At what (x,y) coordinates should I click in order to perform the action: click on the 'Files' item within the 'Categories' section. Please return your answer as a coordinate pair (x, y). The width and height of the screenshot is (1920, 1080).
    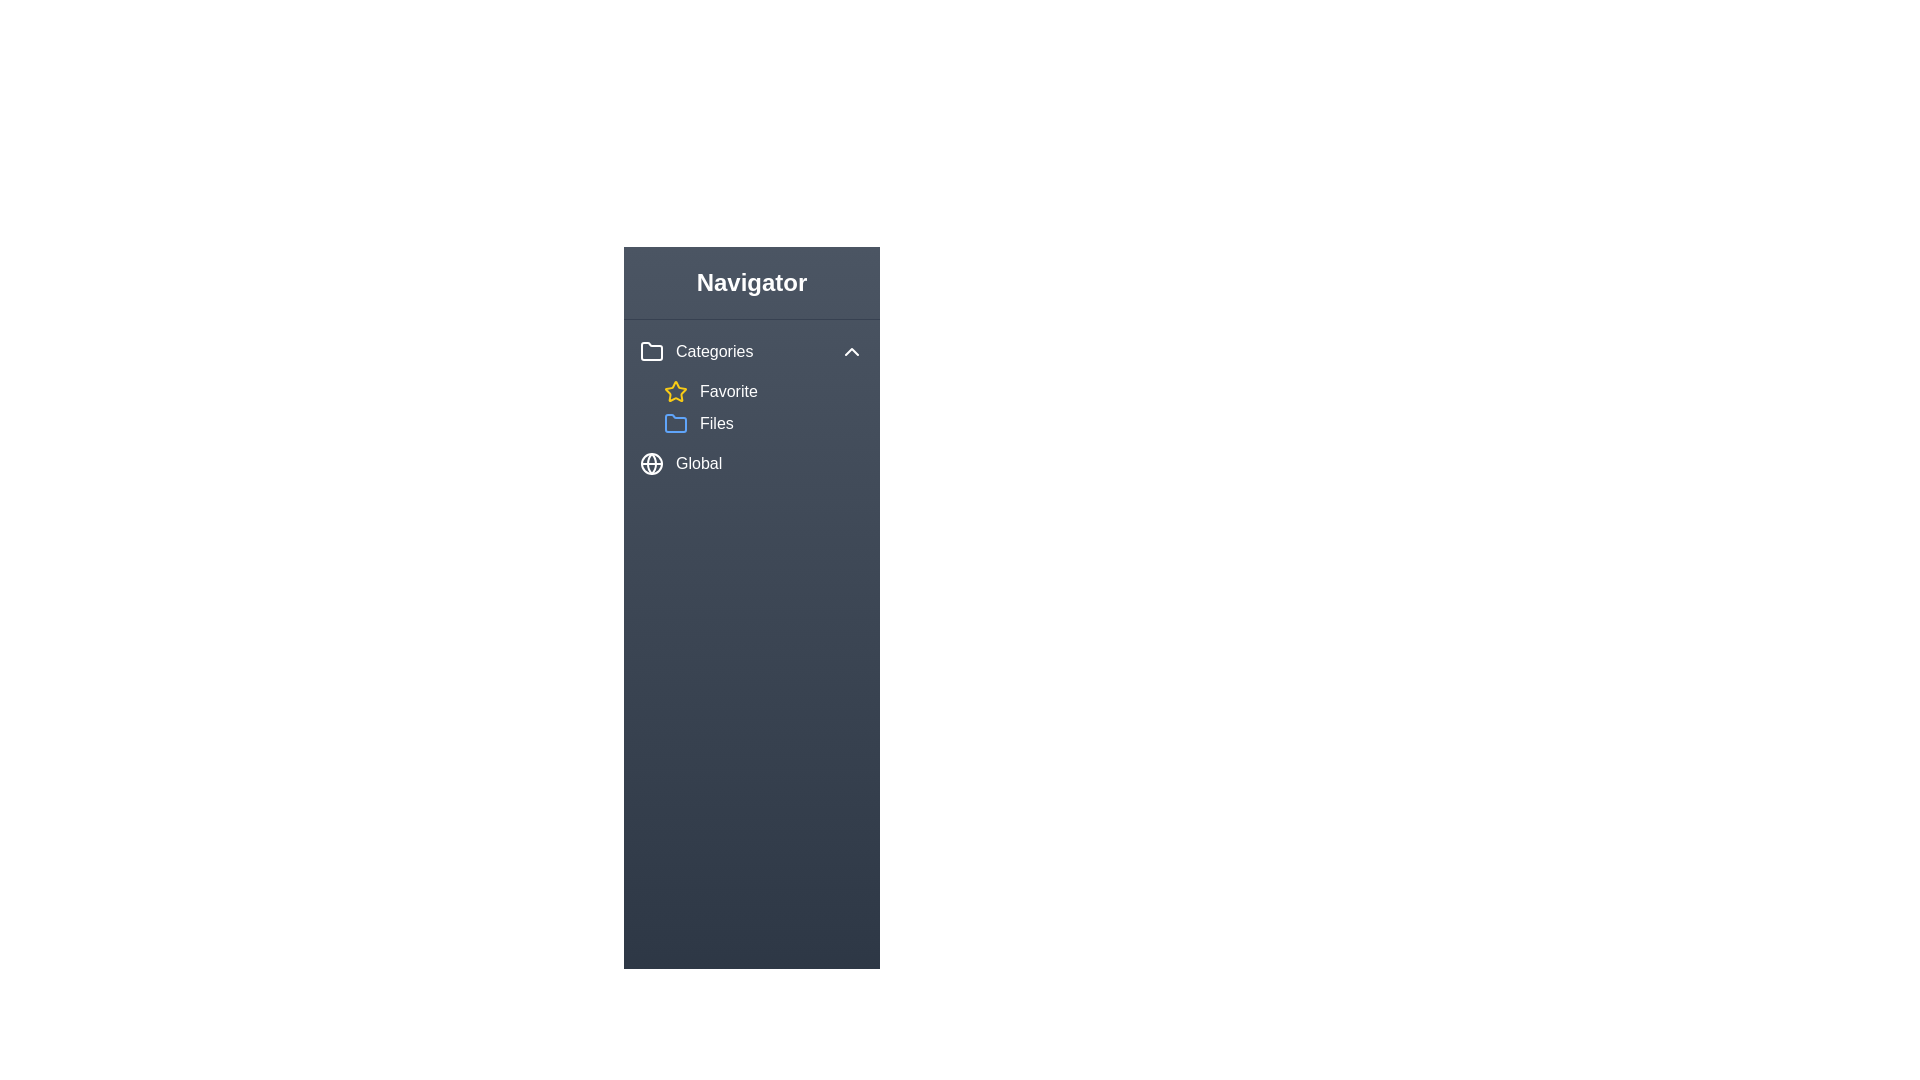
    Looking at the image, I should click on (762, 423).